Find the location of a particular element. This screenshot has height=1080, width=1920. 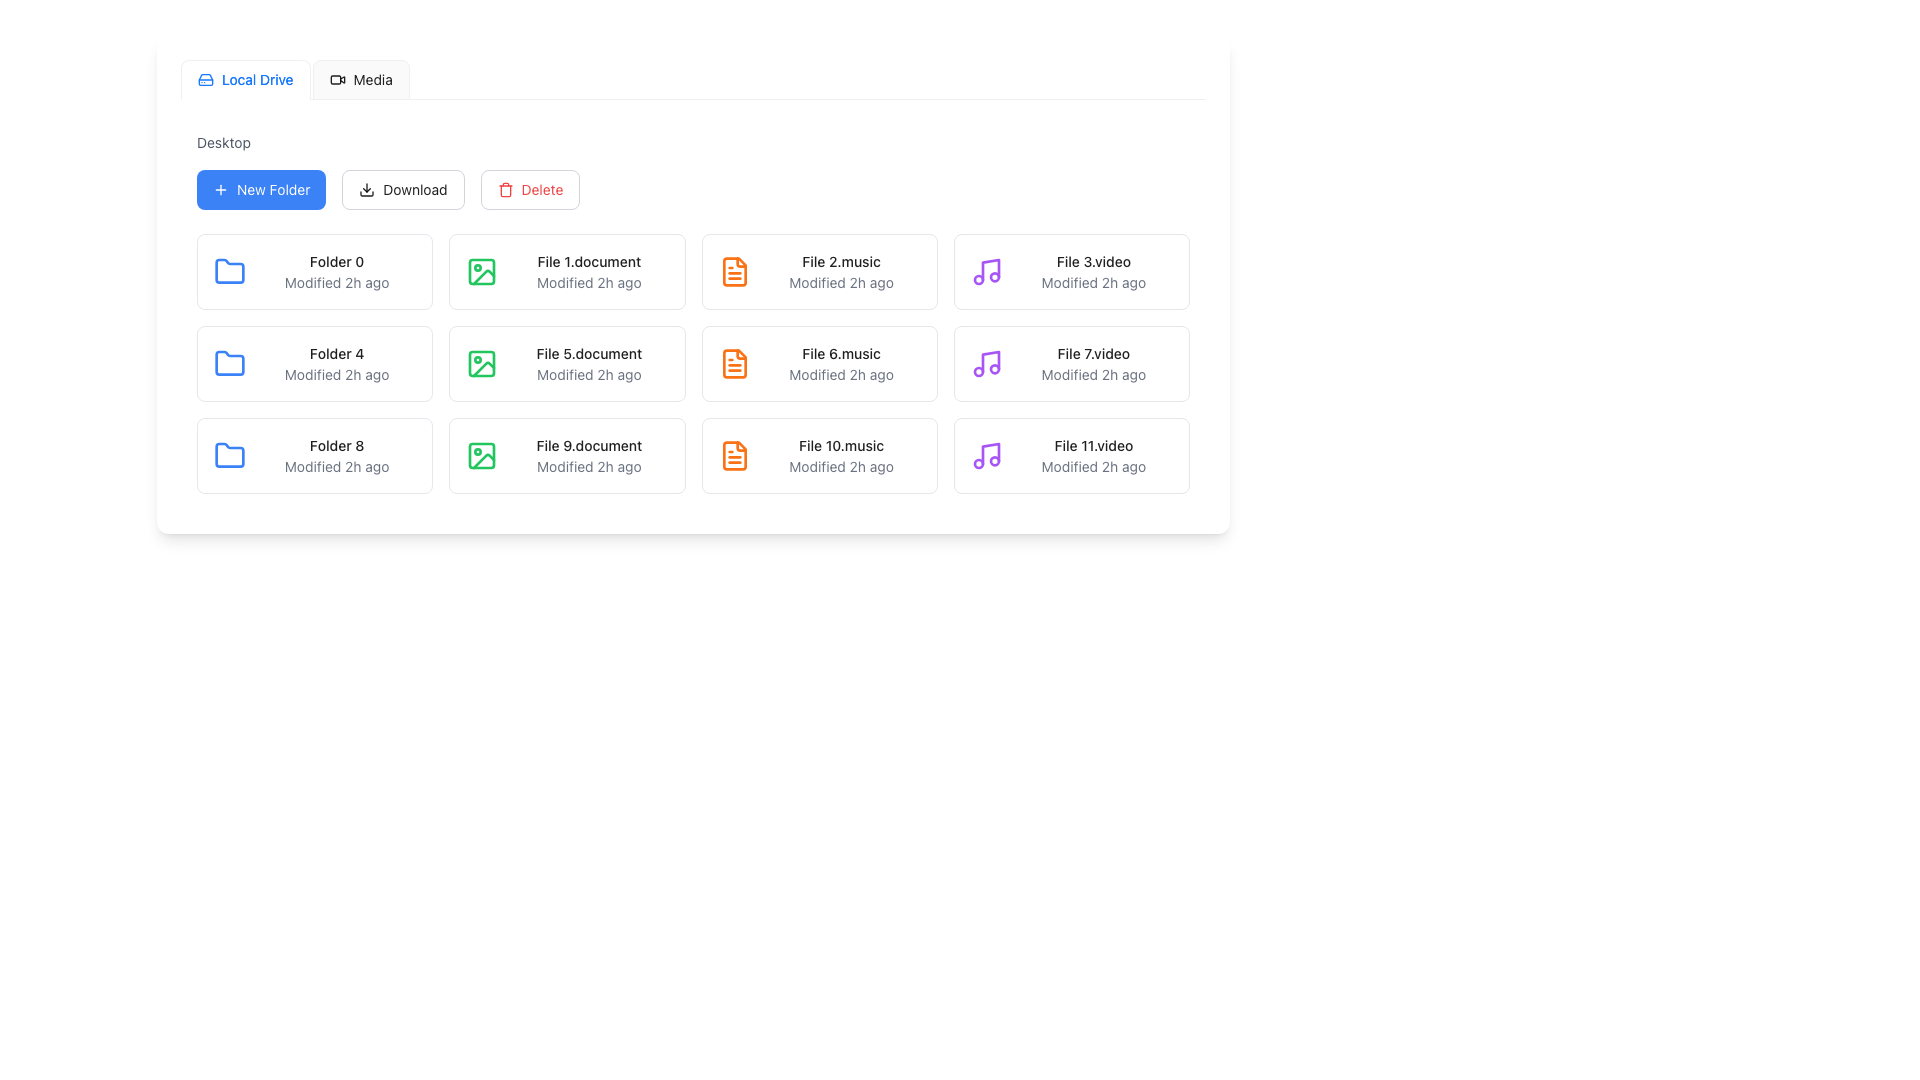

the non-interactive text label displaying the file name located in the third row and second column of the grid layout, positioned below 'Modified 2h ago' and to the right of a document graphic is located at coordinates (588, 445).